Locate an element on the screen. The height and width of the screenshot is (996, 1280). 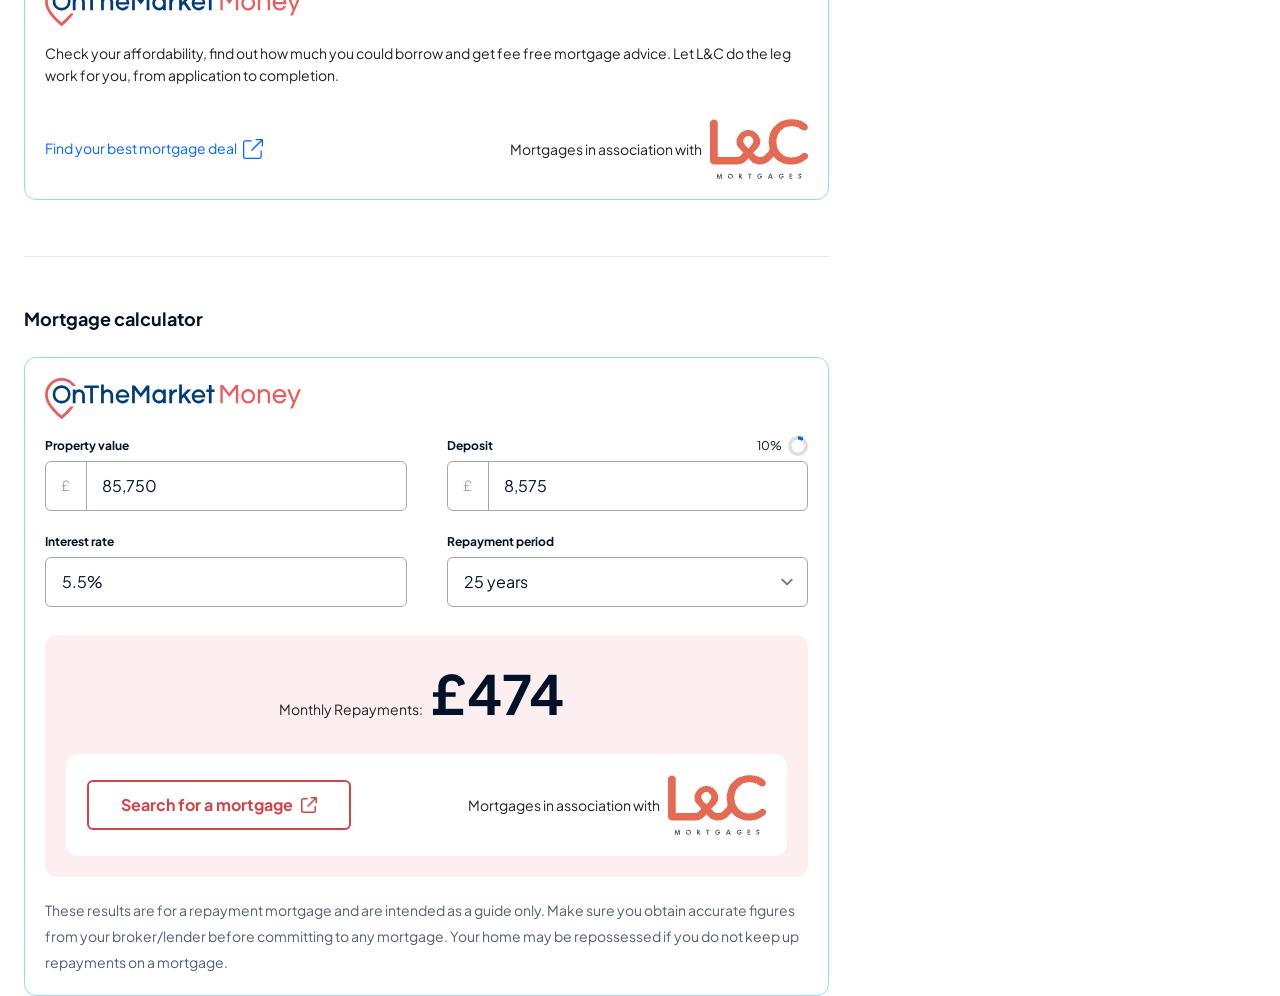
'Monthly Repayments:' is located at coordinates (277, 706).